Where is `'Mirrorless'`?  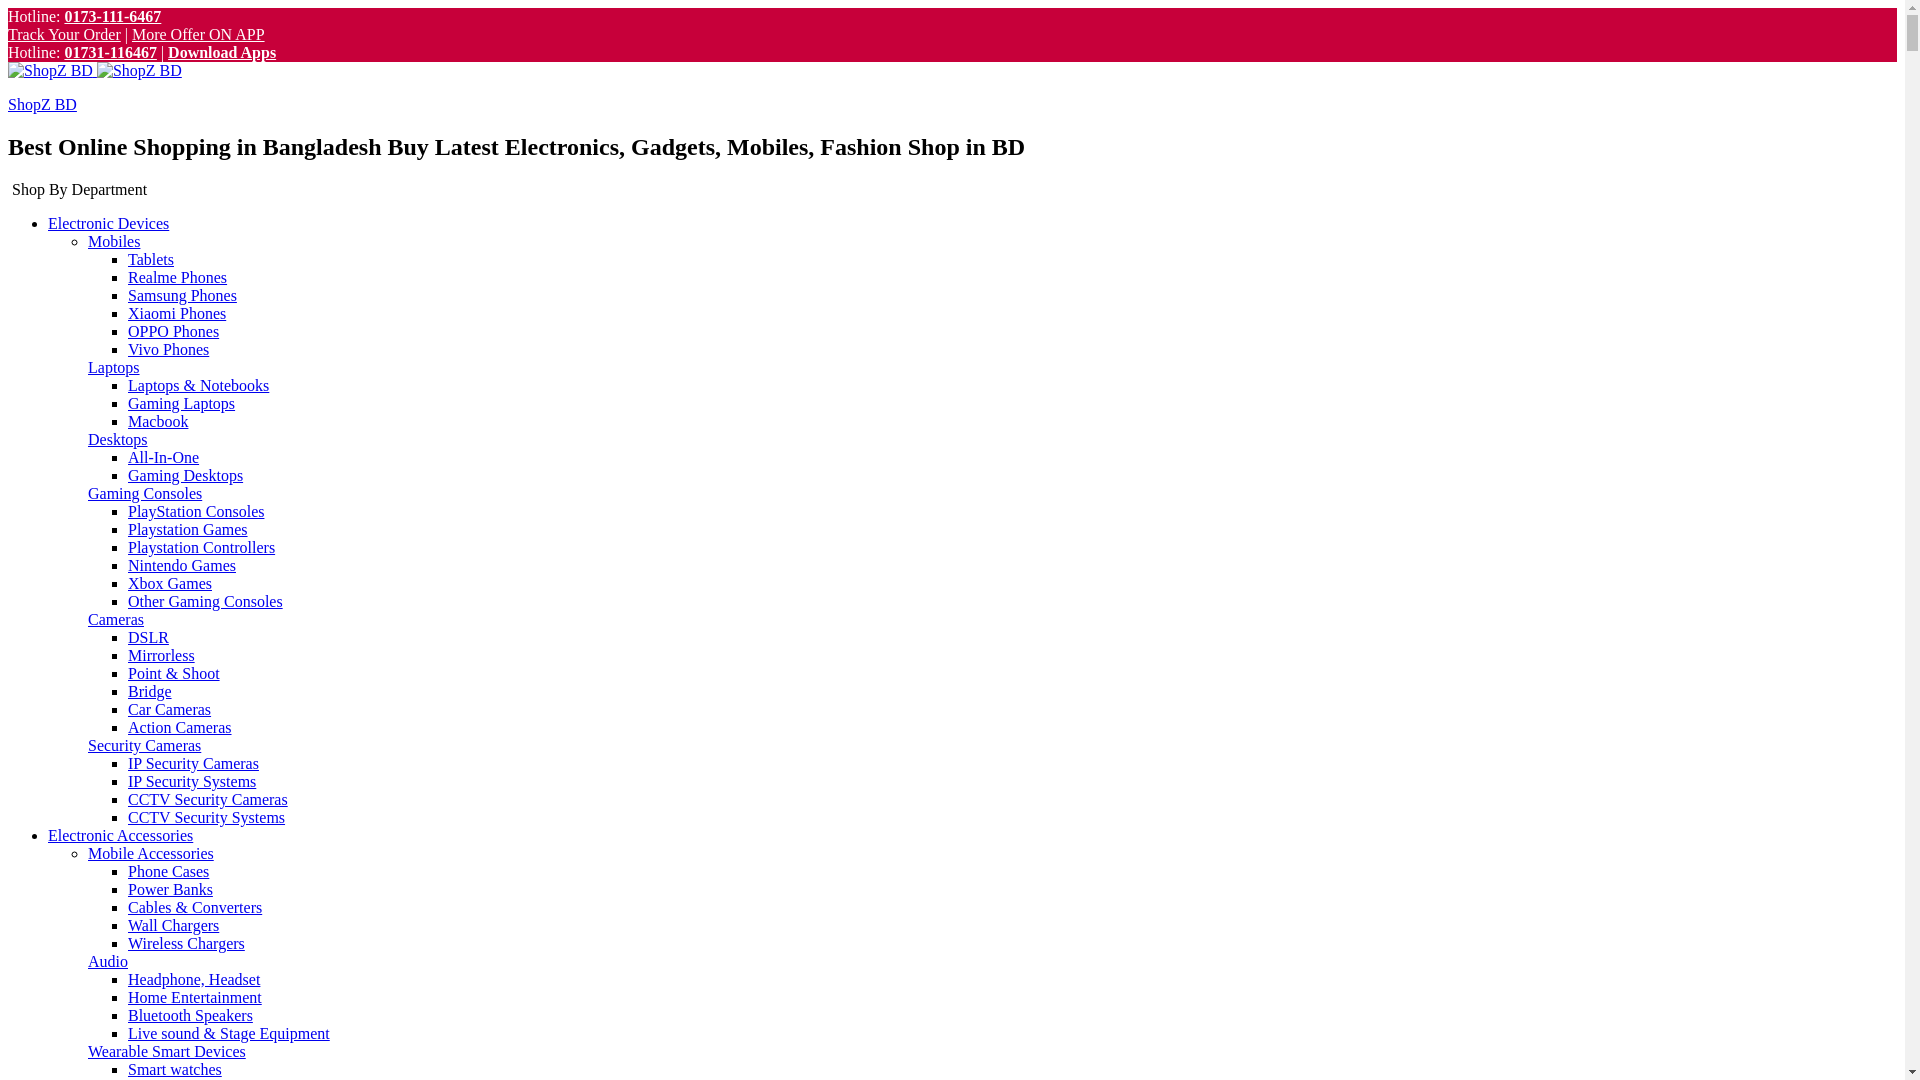 'Mirrorless' is located at coordinates (127, 655).